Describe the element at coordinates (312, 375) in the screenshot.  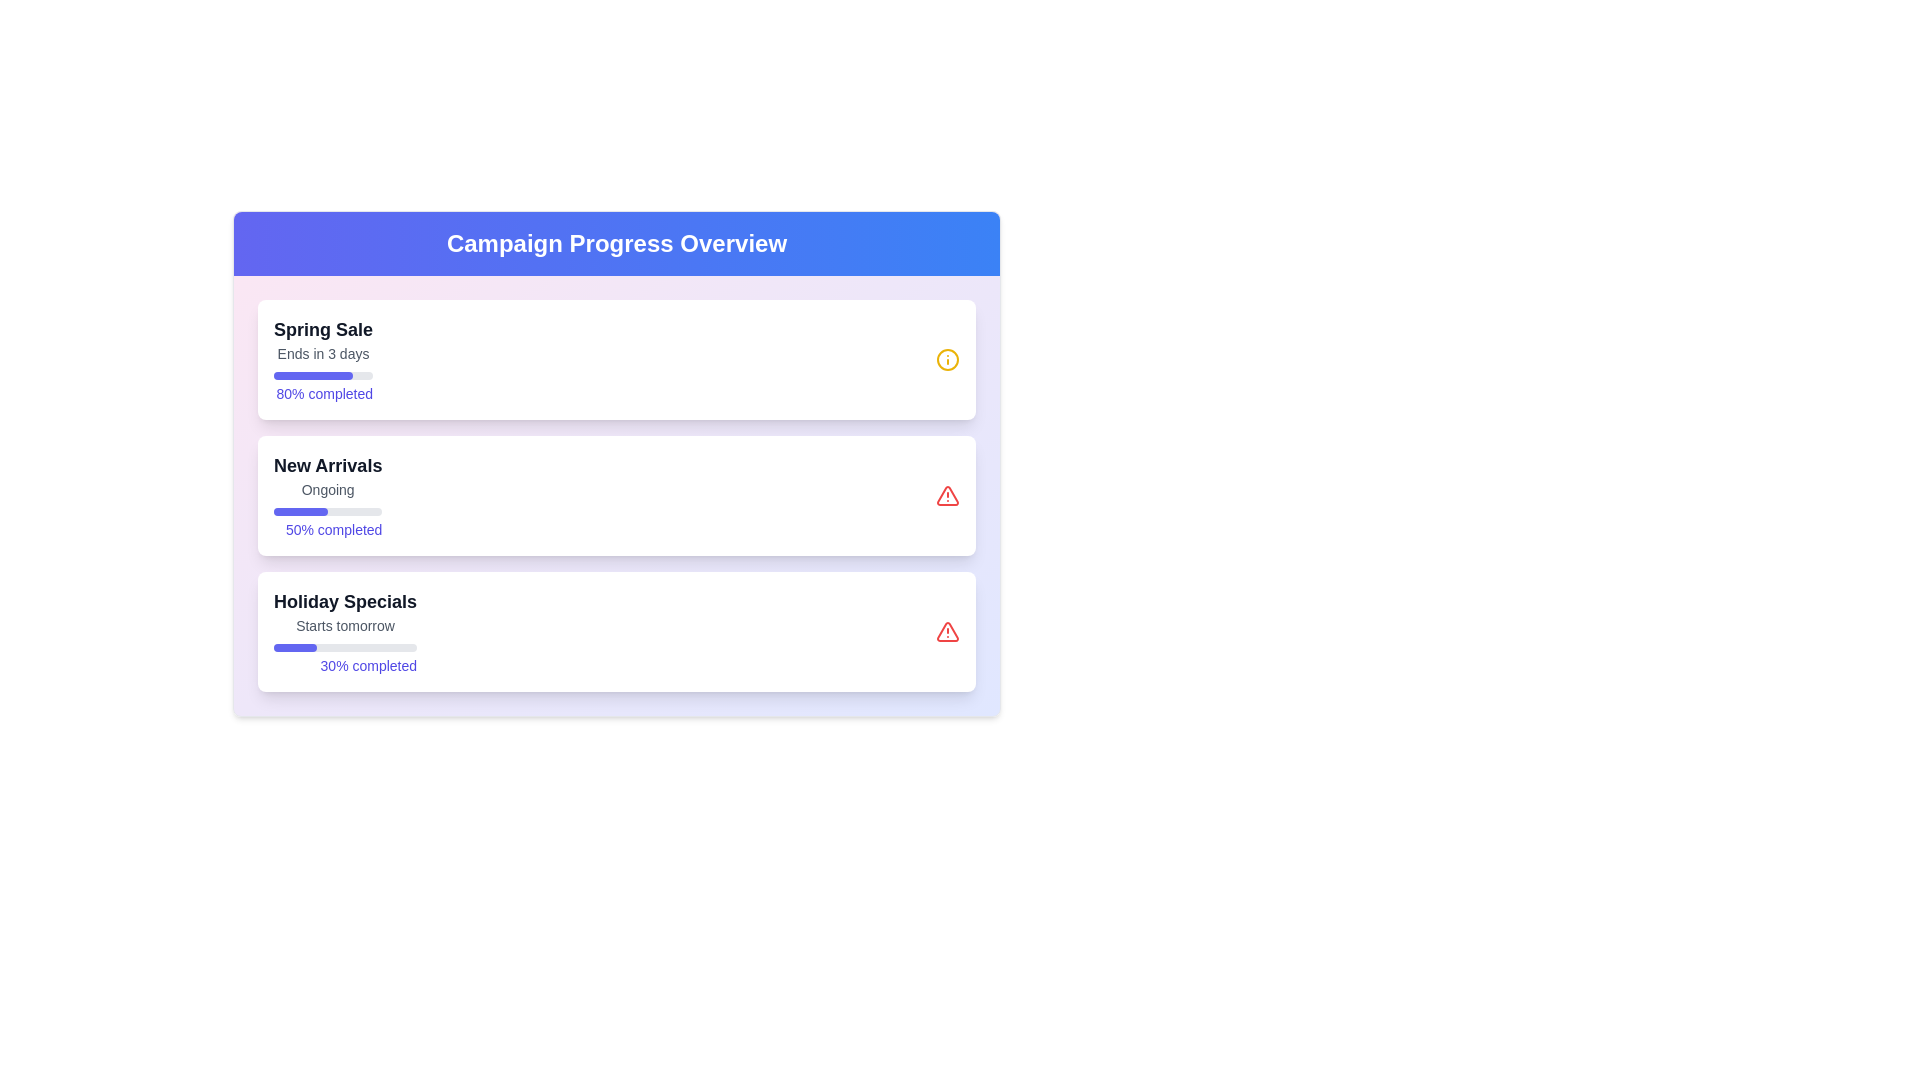
I see `the filled part of the Progress Bar in the 'Spring Sale' section of the Campaign Progress Overview interface, which is a horizontal bar filled to 80% with a purple color` at that location.